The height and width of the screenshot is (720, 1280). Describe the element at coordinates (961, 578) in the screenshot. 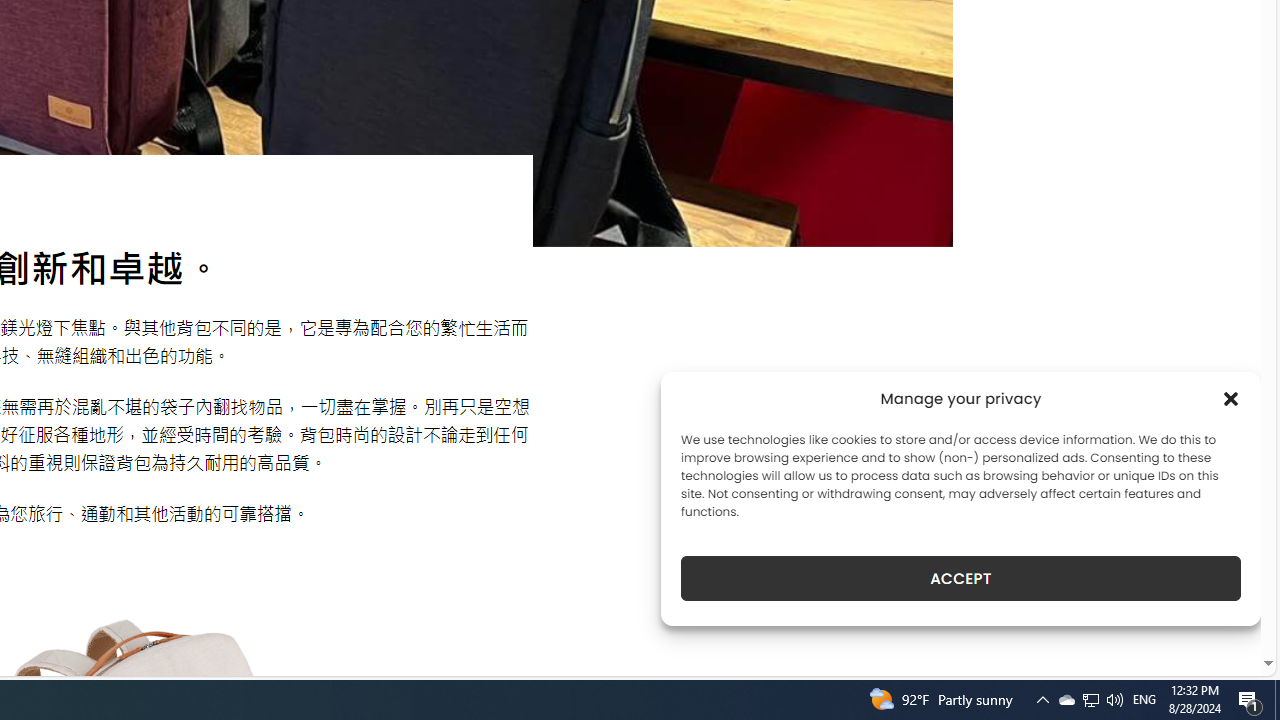

I see `'ACCEPT'` at that location.